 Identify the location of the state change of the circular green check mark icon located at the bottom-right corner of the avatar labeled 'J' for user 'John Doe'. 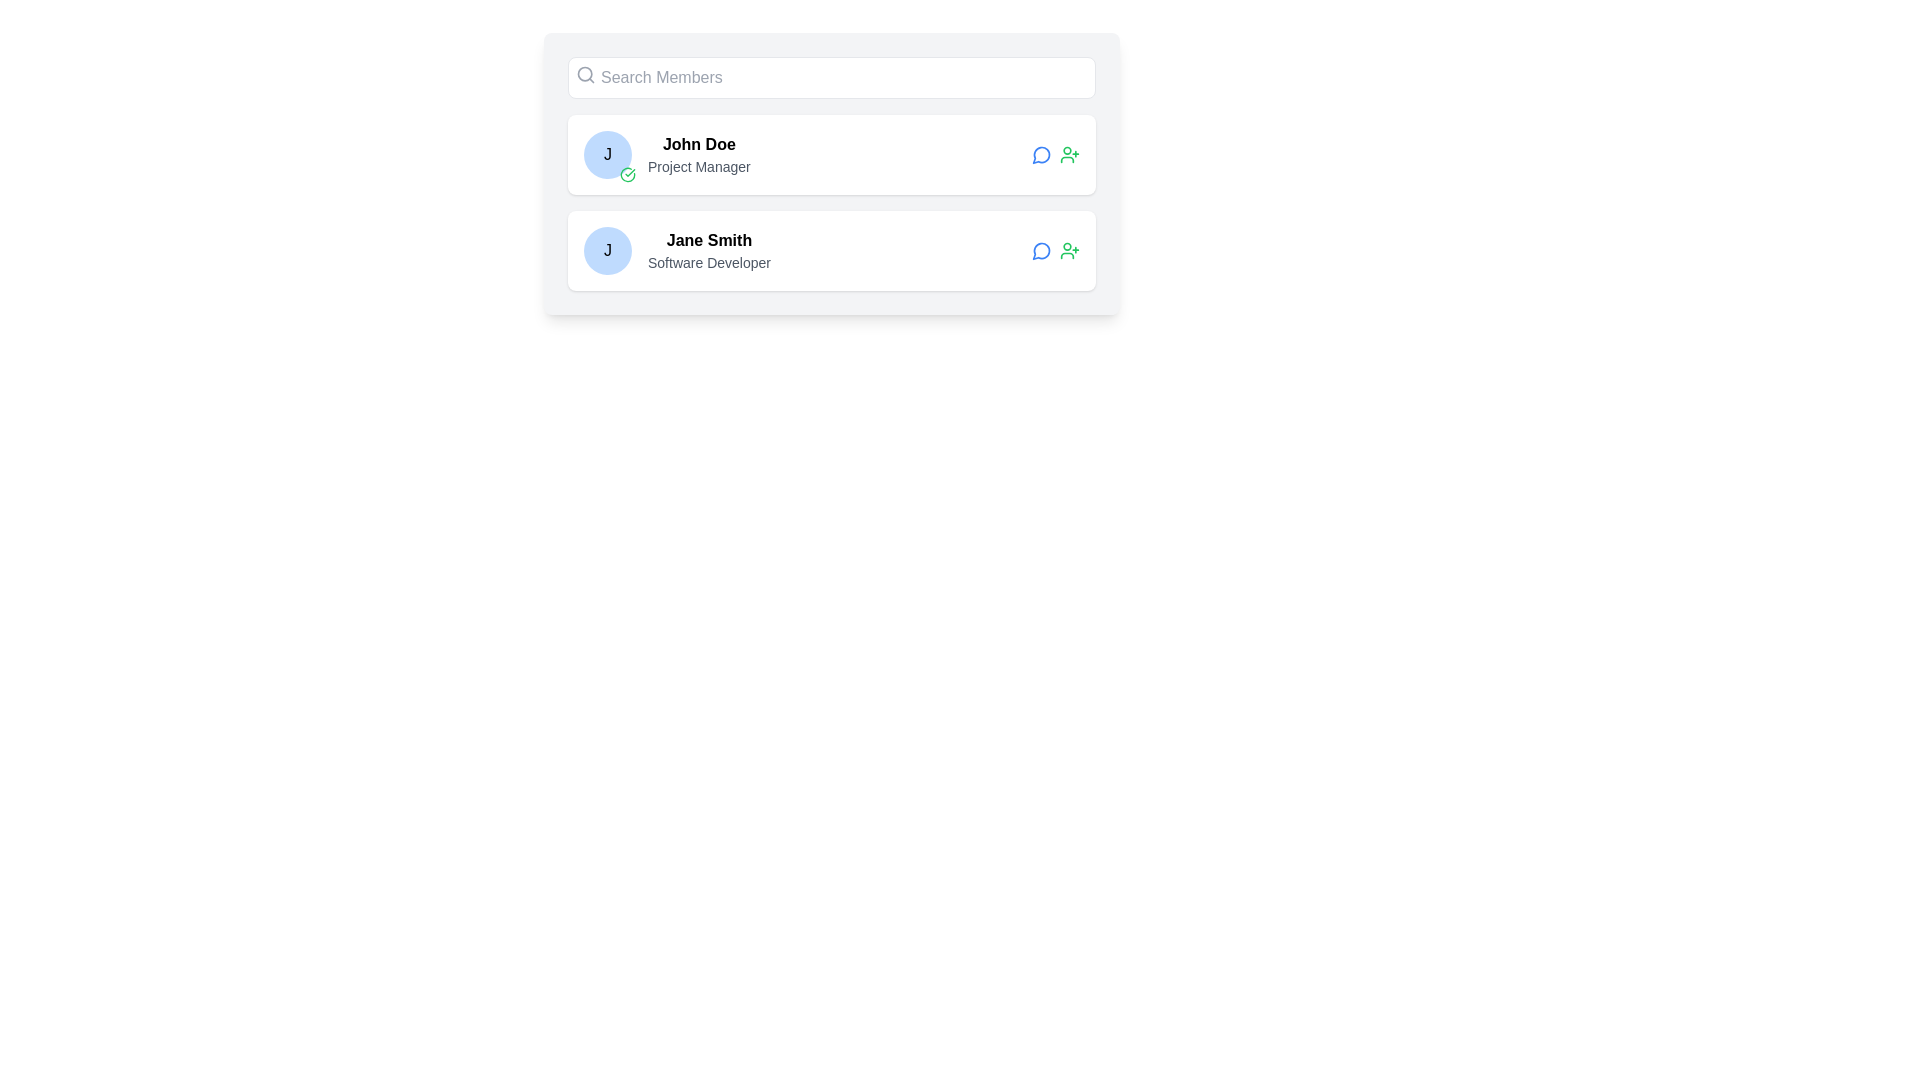
(627, 173).